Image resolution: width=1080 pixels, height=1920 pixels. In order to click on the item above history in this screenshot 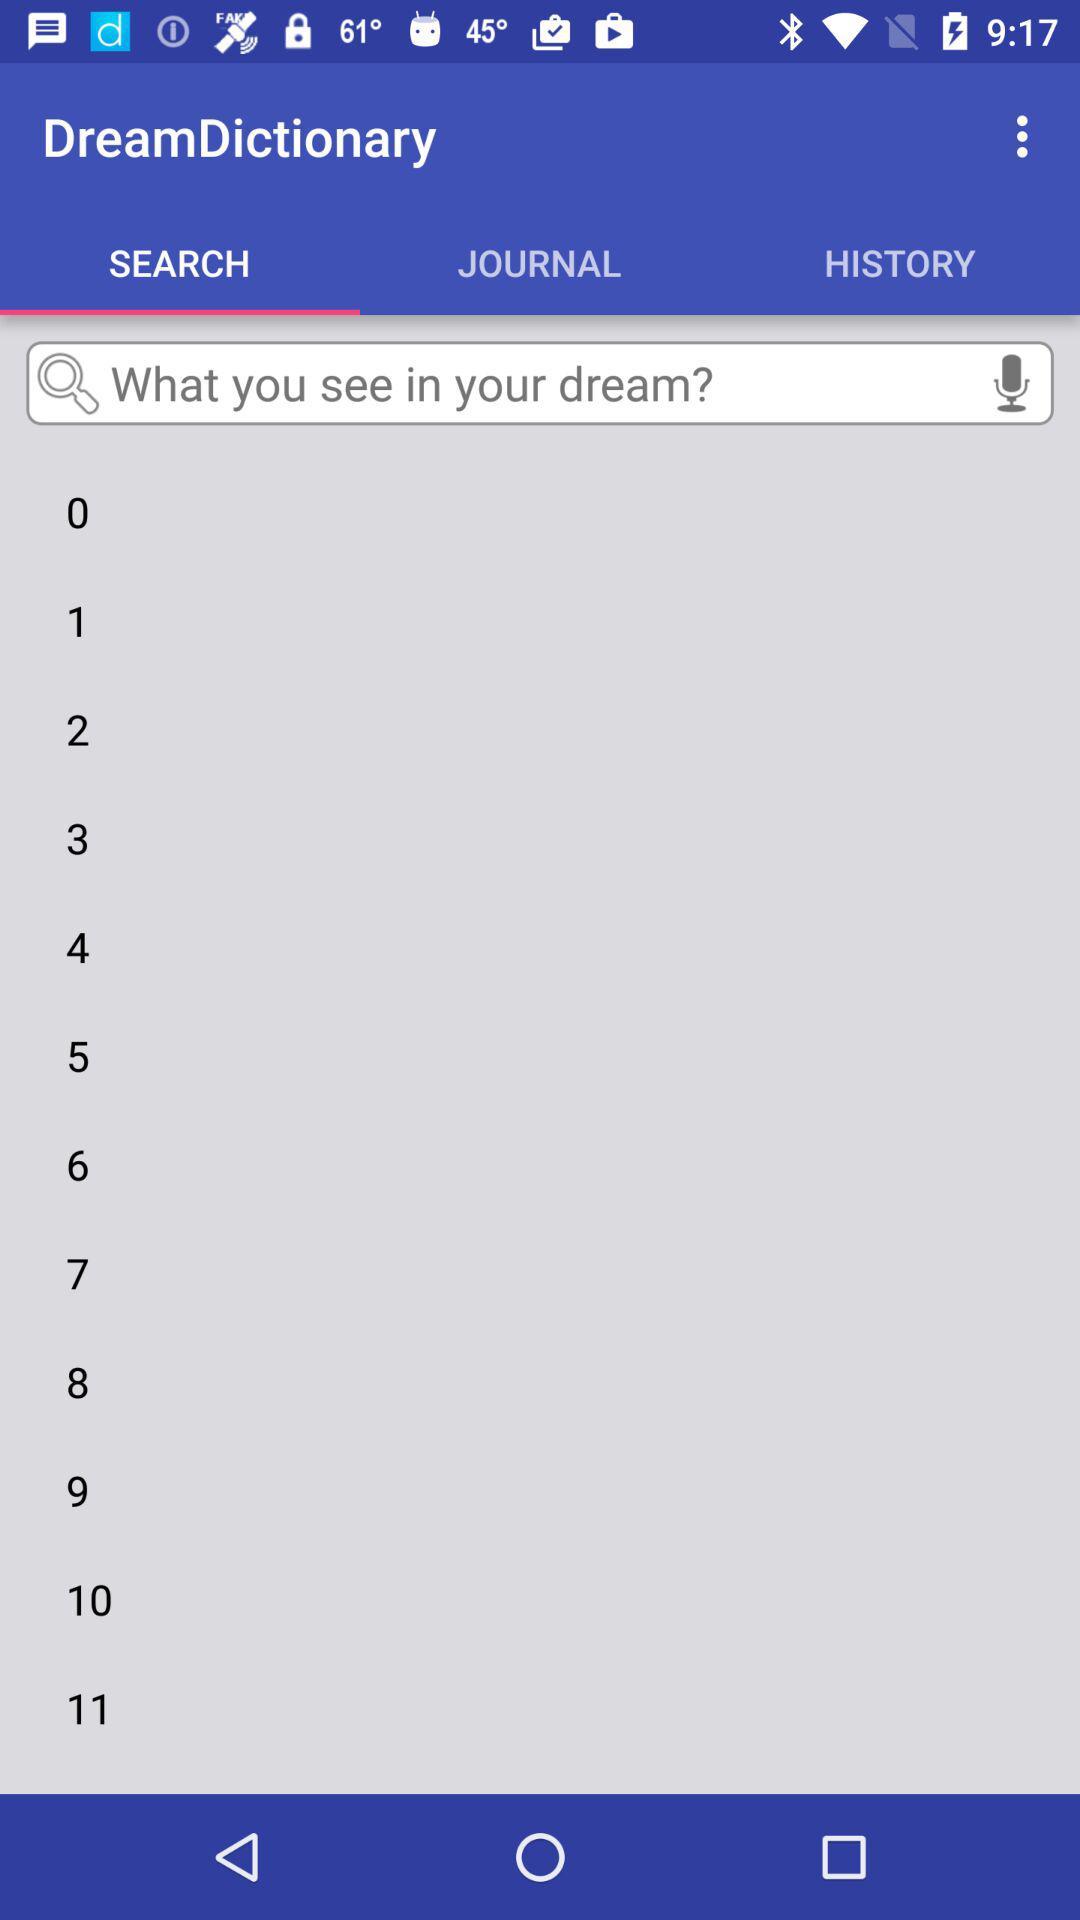, I will do `click(1027, 135)`.